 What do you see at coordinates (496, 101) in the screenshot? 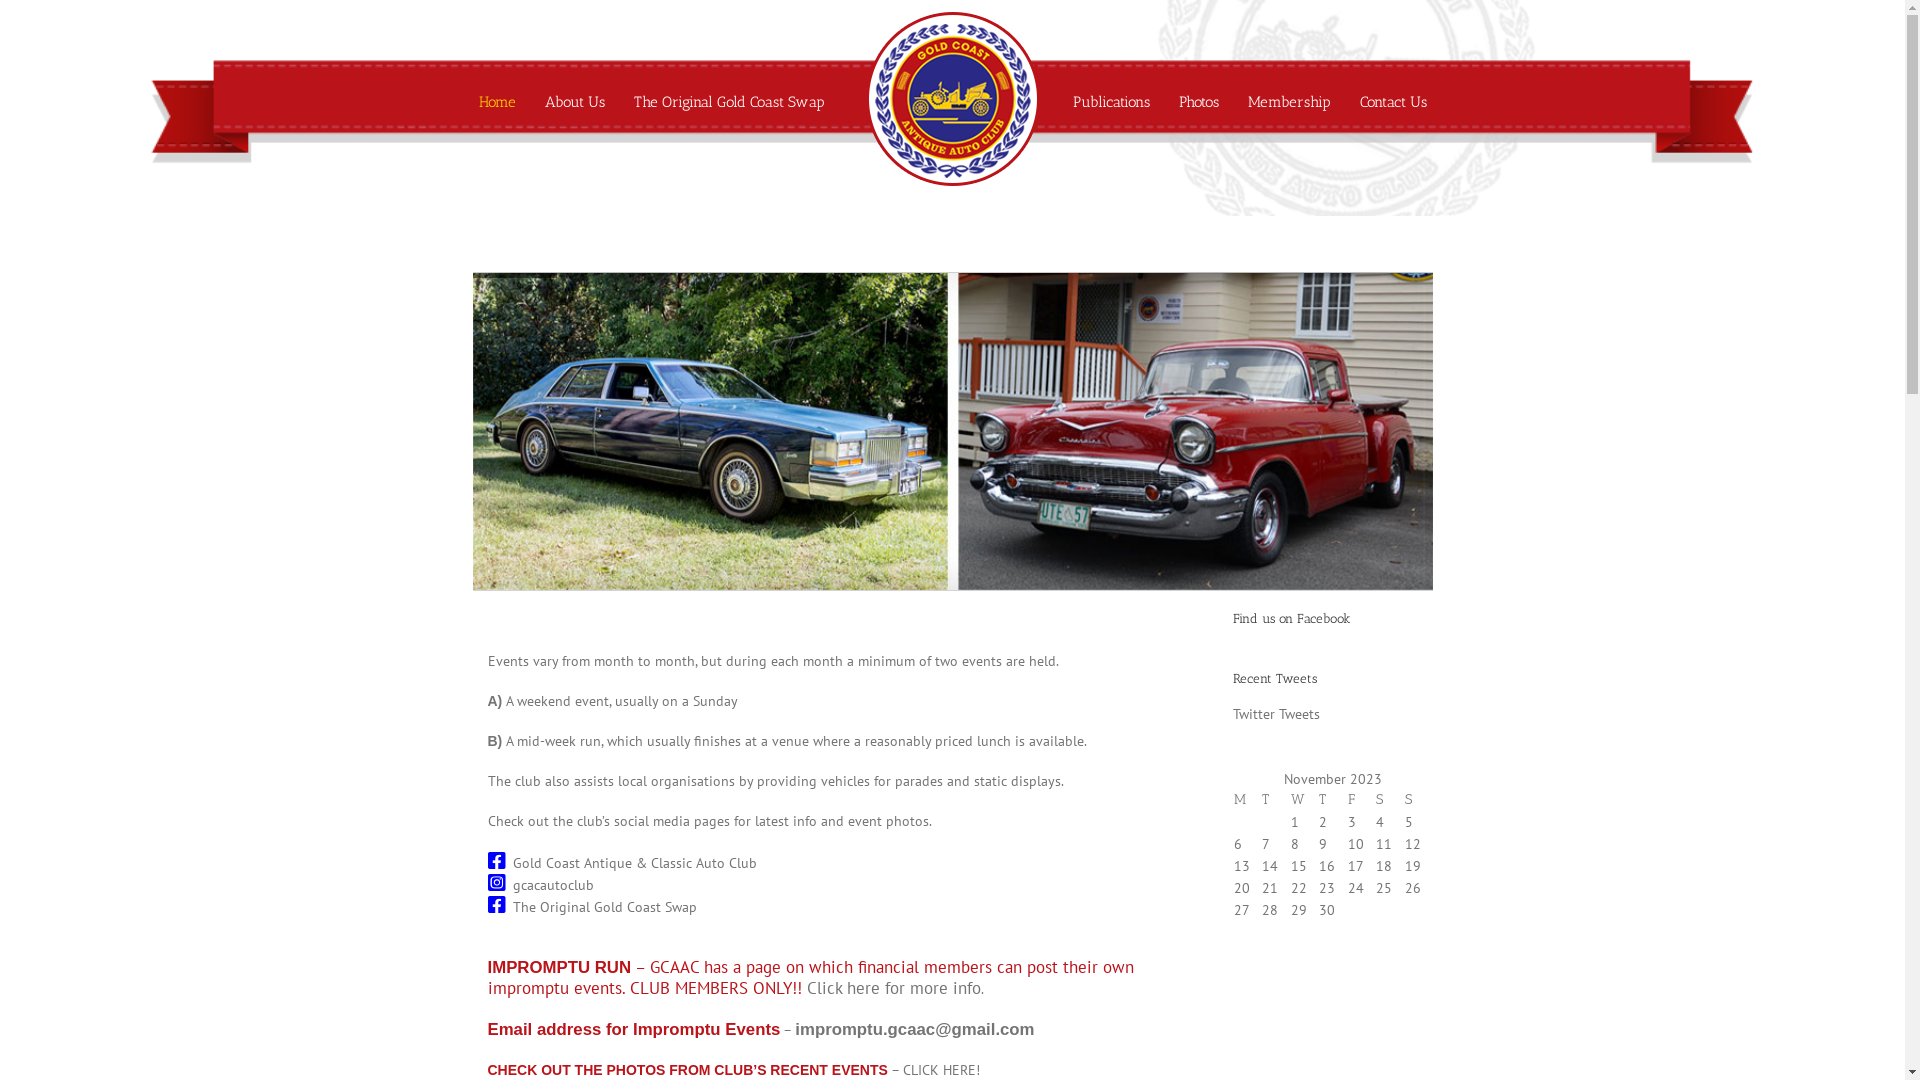
I see `'Home'` at bounding box center [496, 101].